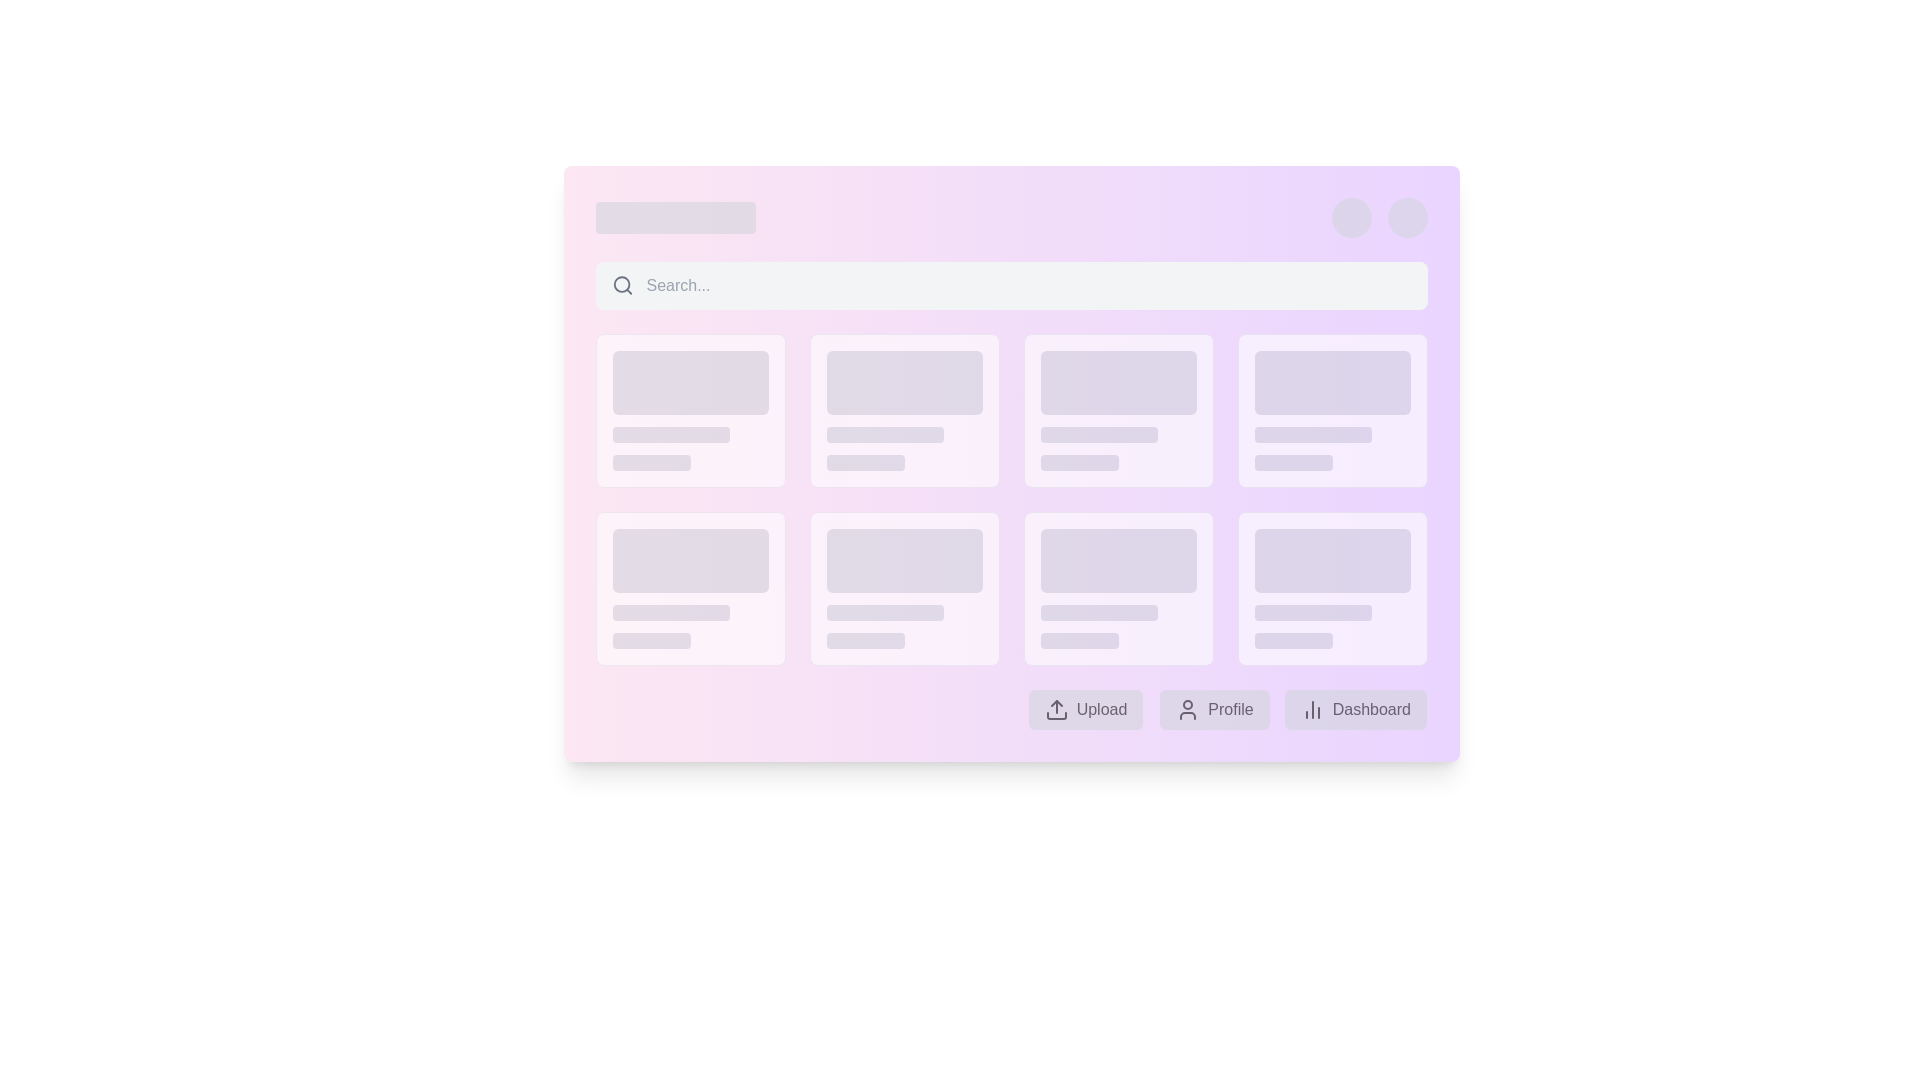 The height and width of the screenshot is (1080, 1920). I want to click on the topmost non-interactive decorative block in the vertical stack of three components located in the bottom-right corner of the central grid layout, so click(1332, 560).